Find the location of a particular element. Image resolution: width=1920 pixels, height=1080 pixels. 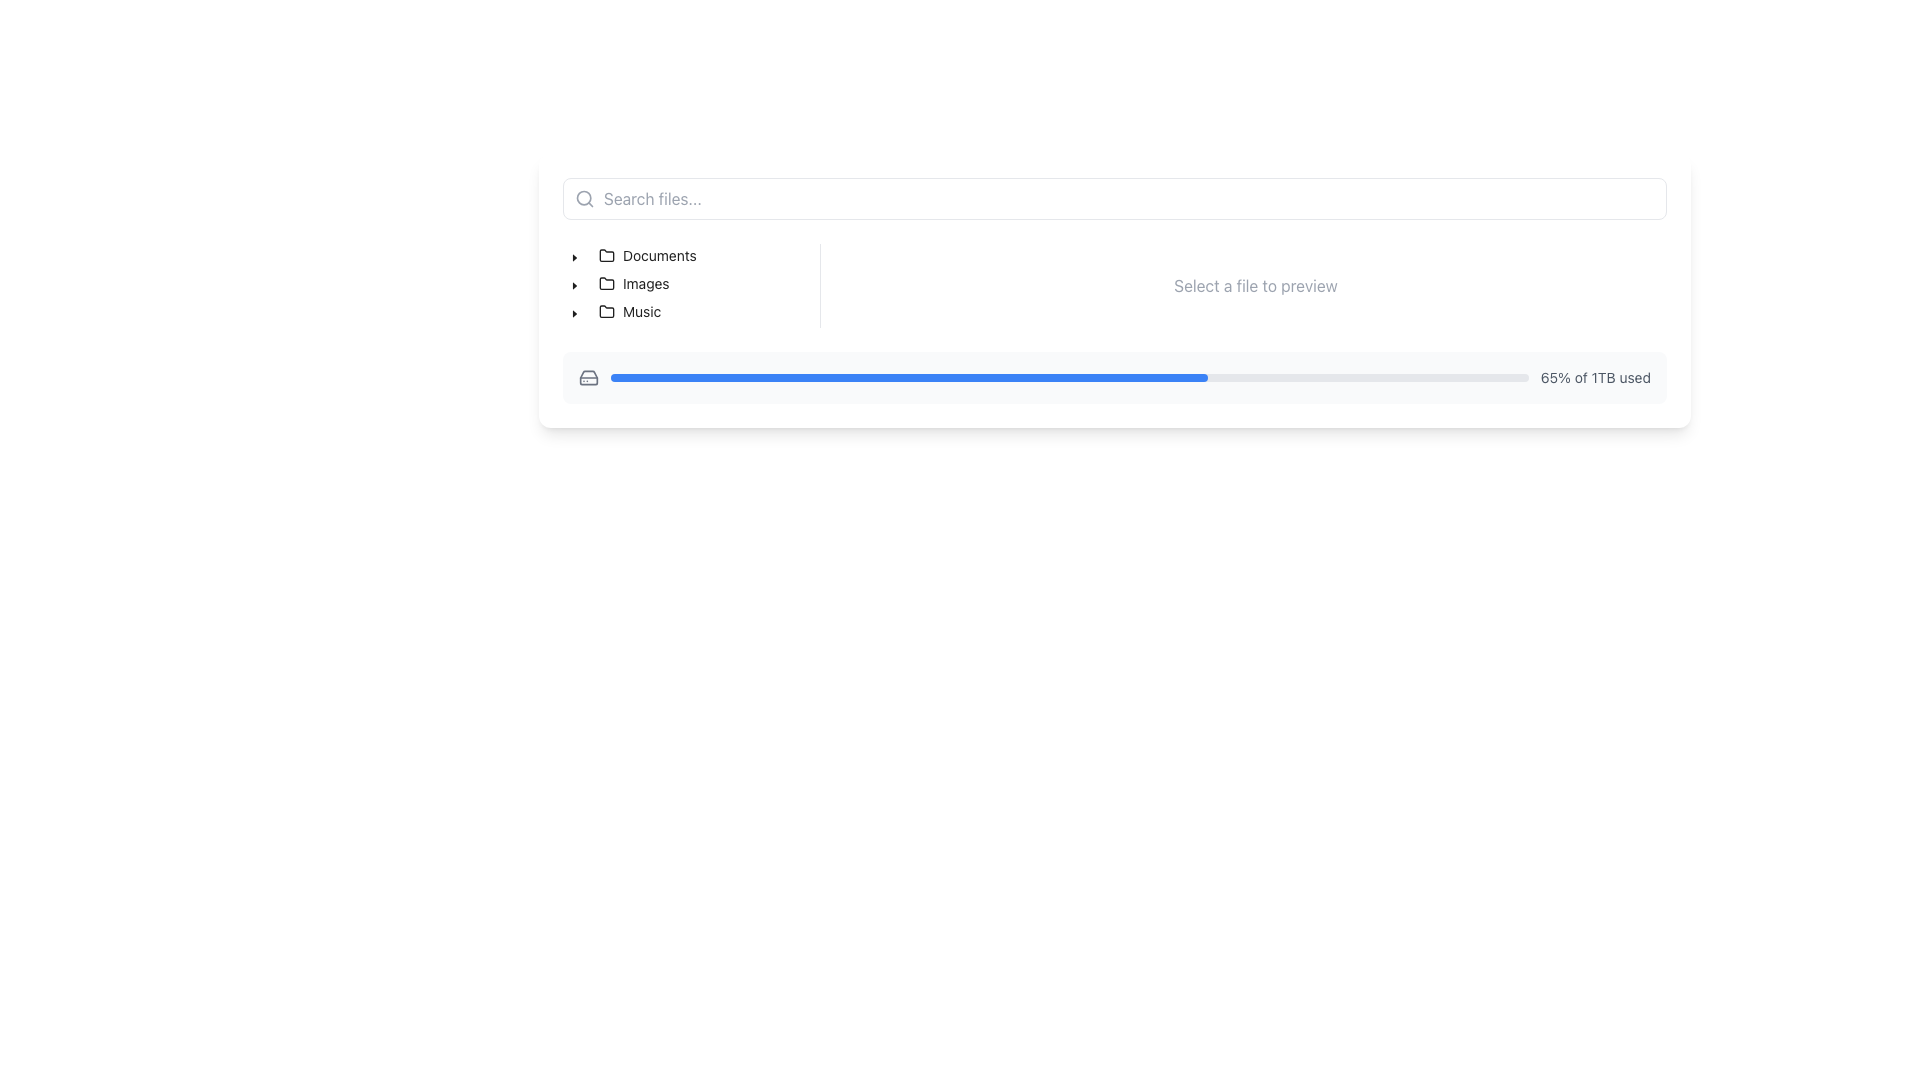

the folder icon located next to the 'Documents' label in the file navigation panel is located at coordinates (605, 253).